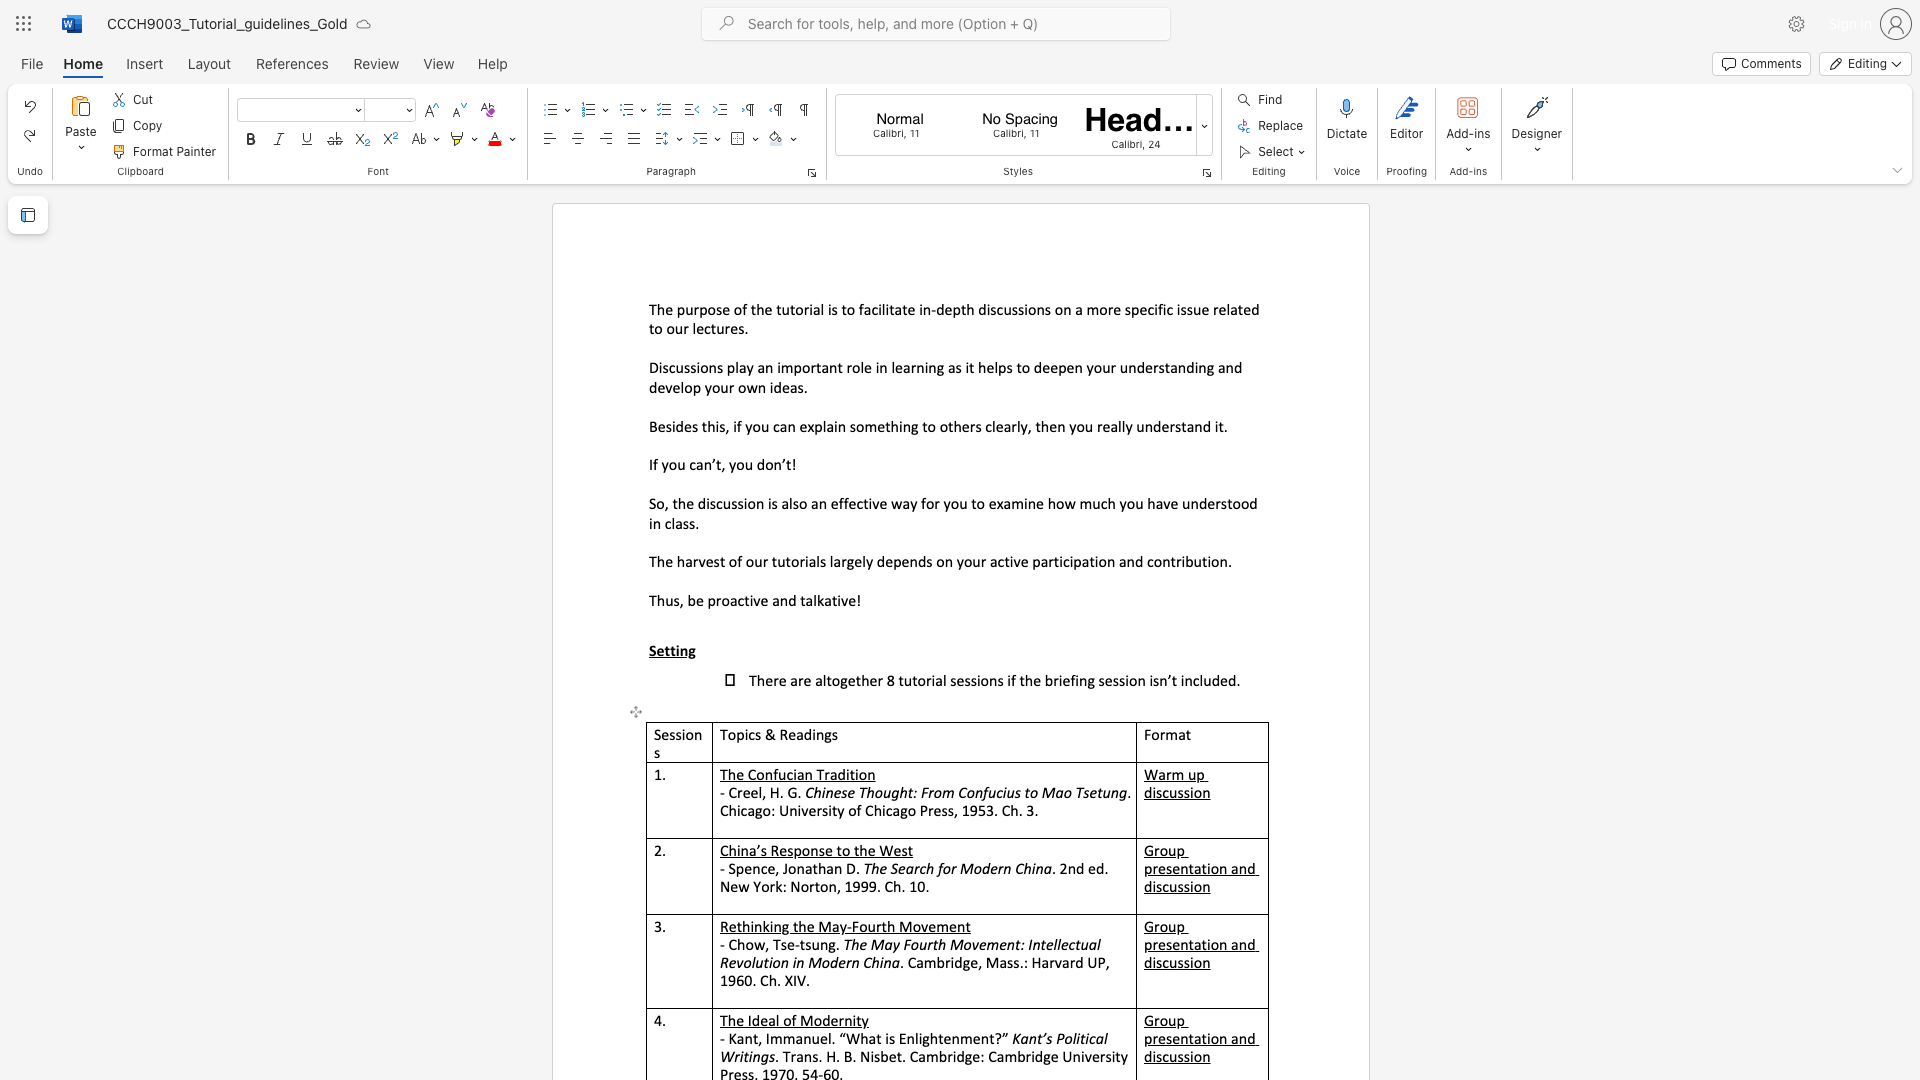  What do you see at coordinates (998, 1037) in the screenshot?
I see `the 1th character "?" in the text` at bounding box center [998, 1037].